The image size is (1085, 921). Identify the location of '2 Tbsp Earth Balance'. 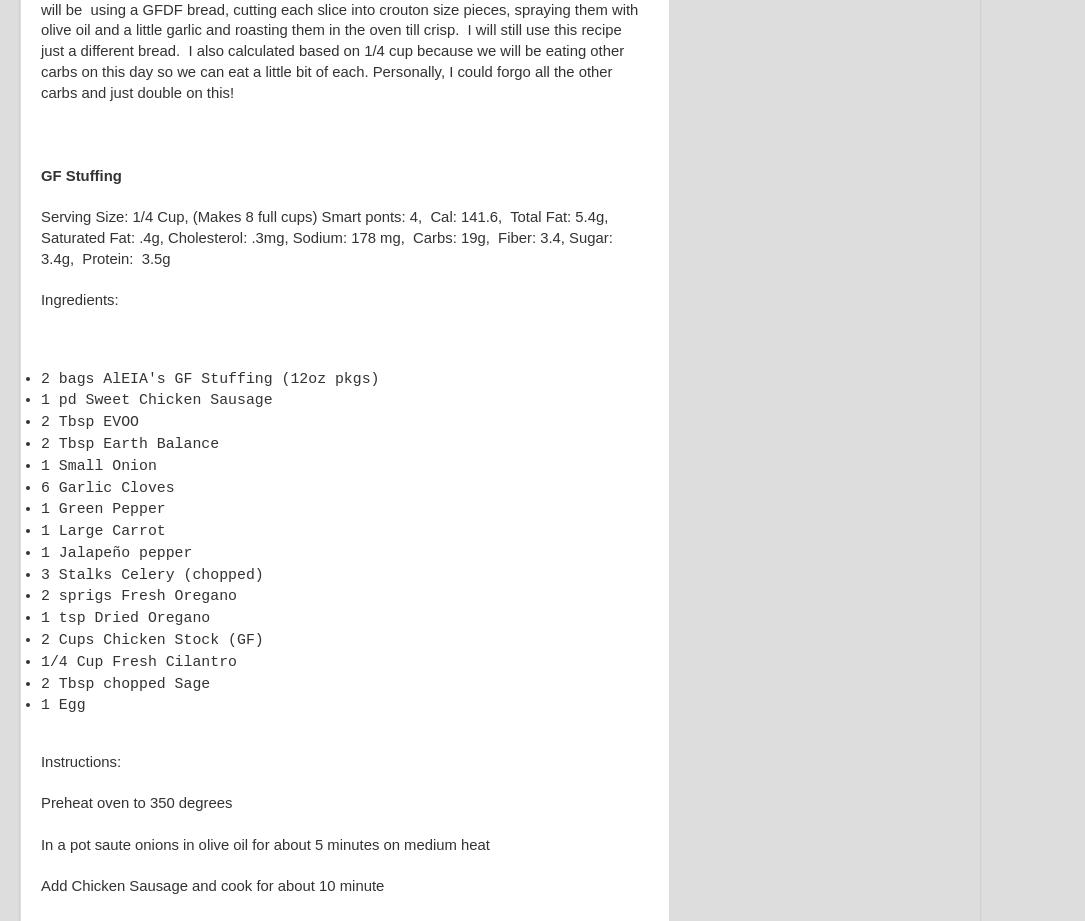
(128, 443).